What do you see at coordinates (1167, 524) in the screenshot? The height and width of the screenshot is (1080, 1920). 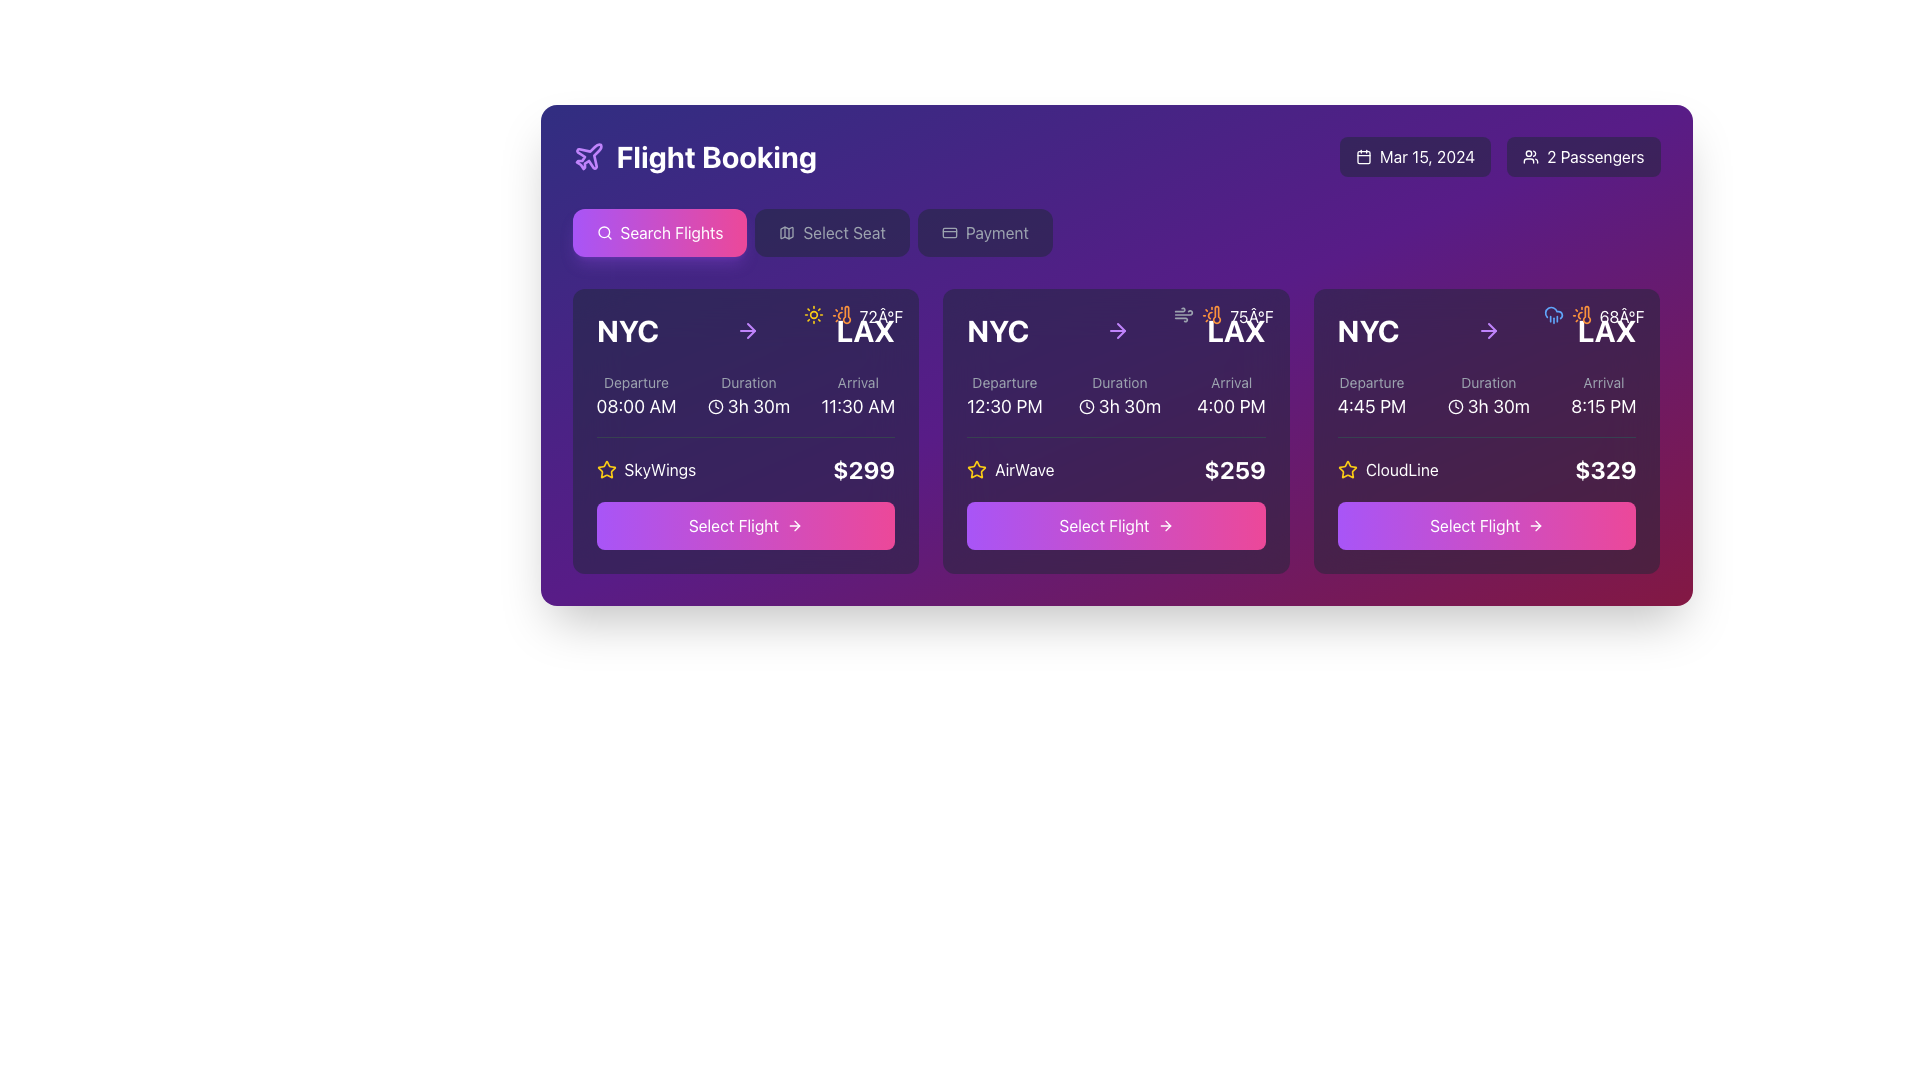 I see `the visual state of the chevron icon located at the far-right edge of the 'Select Flight' button in the 'AirWave' card` at bounding box center [1167, 524].